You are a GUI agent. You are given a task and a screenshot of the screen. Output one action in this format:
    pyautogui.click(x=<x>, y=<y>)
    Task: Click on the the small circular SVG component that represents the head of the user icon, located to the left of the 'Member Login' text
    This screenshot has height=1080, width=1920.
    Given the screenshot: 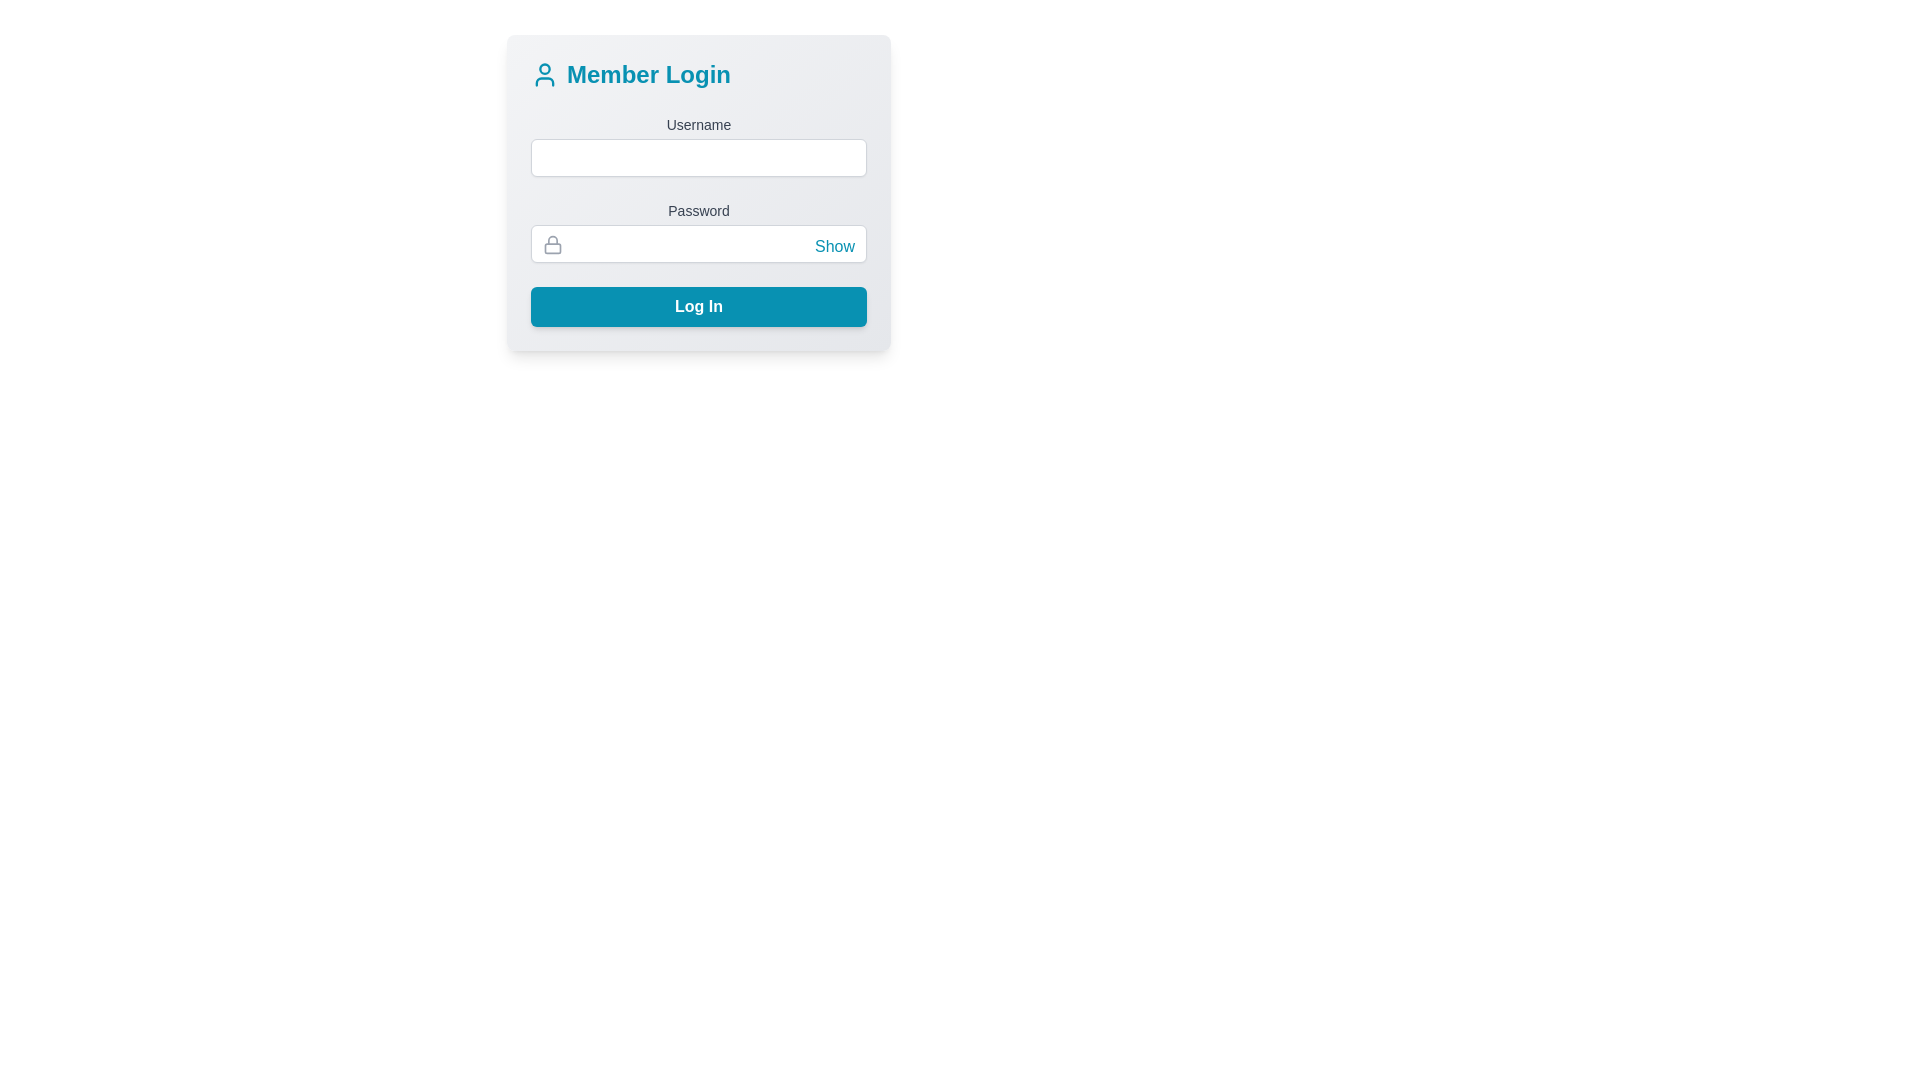 What is the action you would take?
    pyautogui.click(x=545, y=68)
    